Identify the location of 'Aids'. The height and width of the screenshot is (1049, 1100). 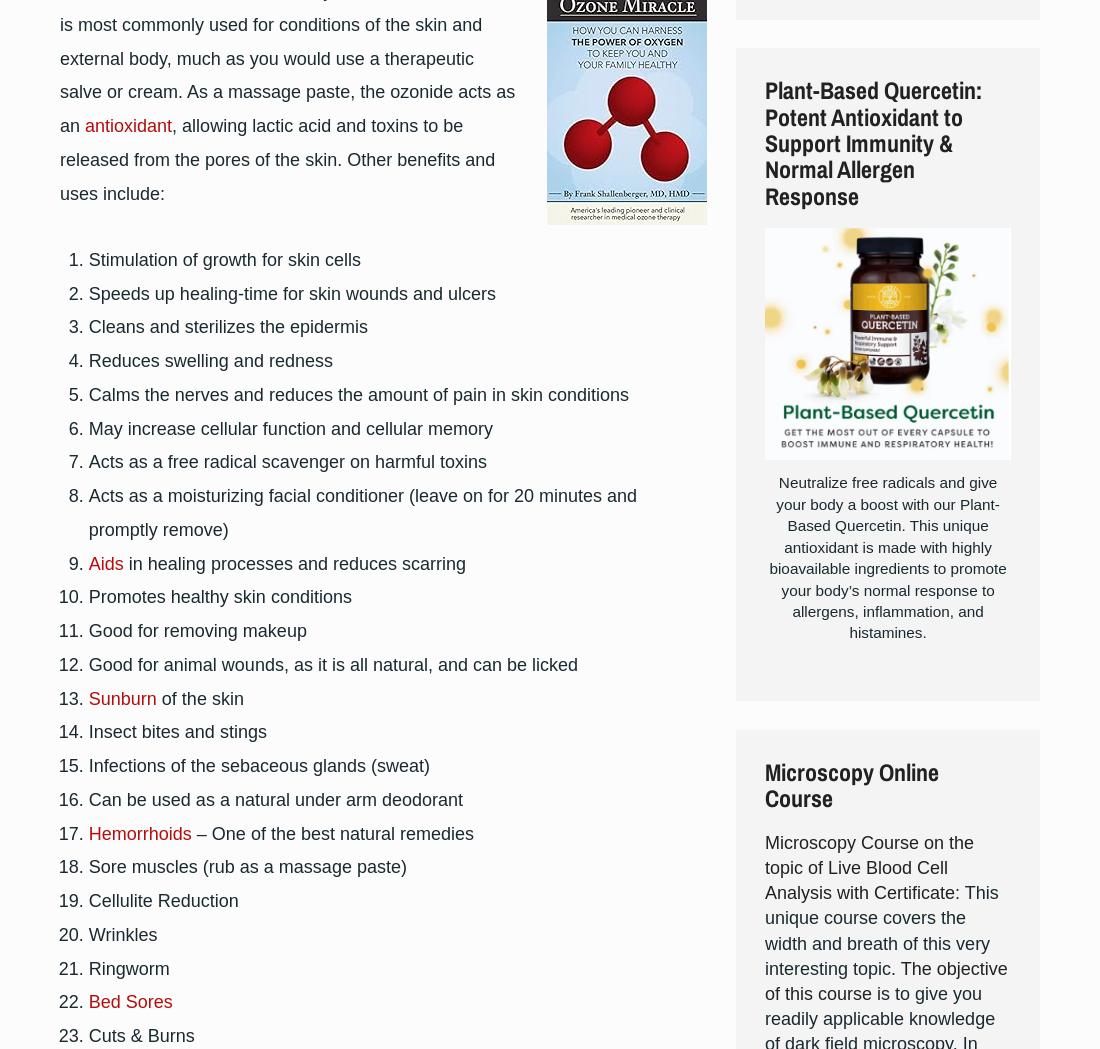
(105, 562).